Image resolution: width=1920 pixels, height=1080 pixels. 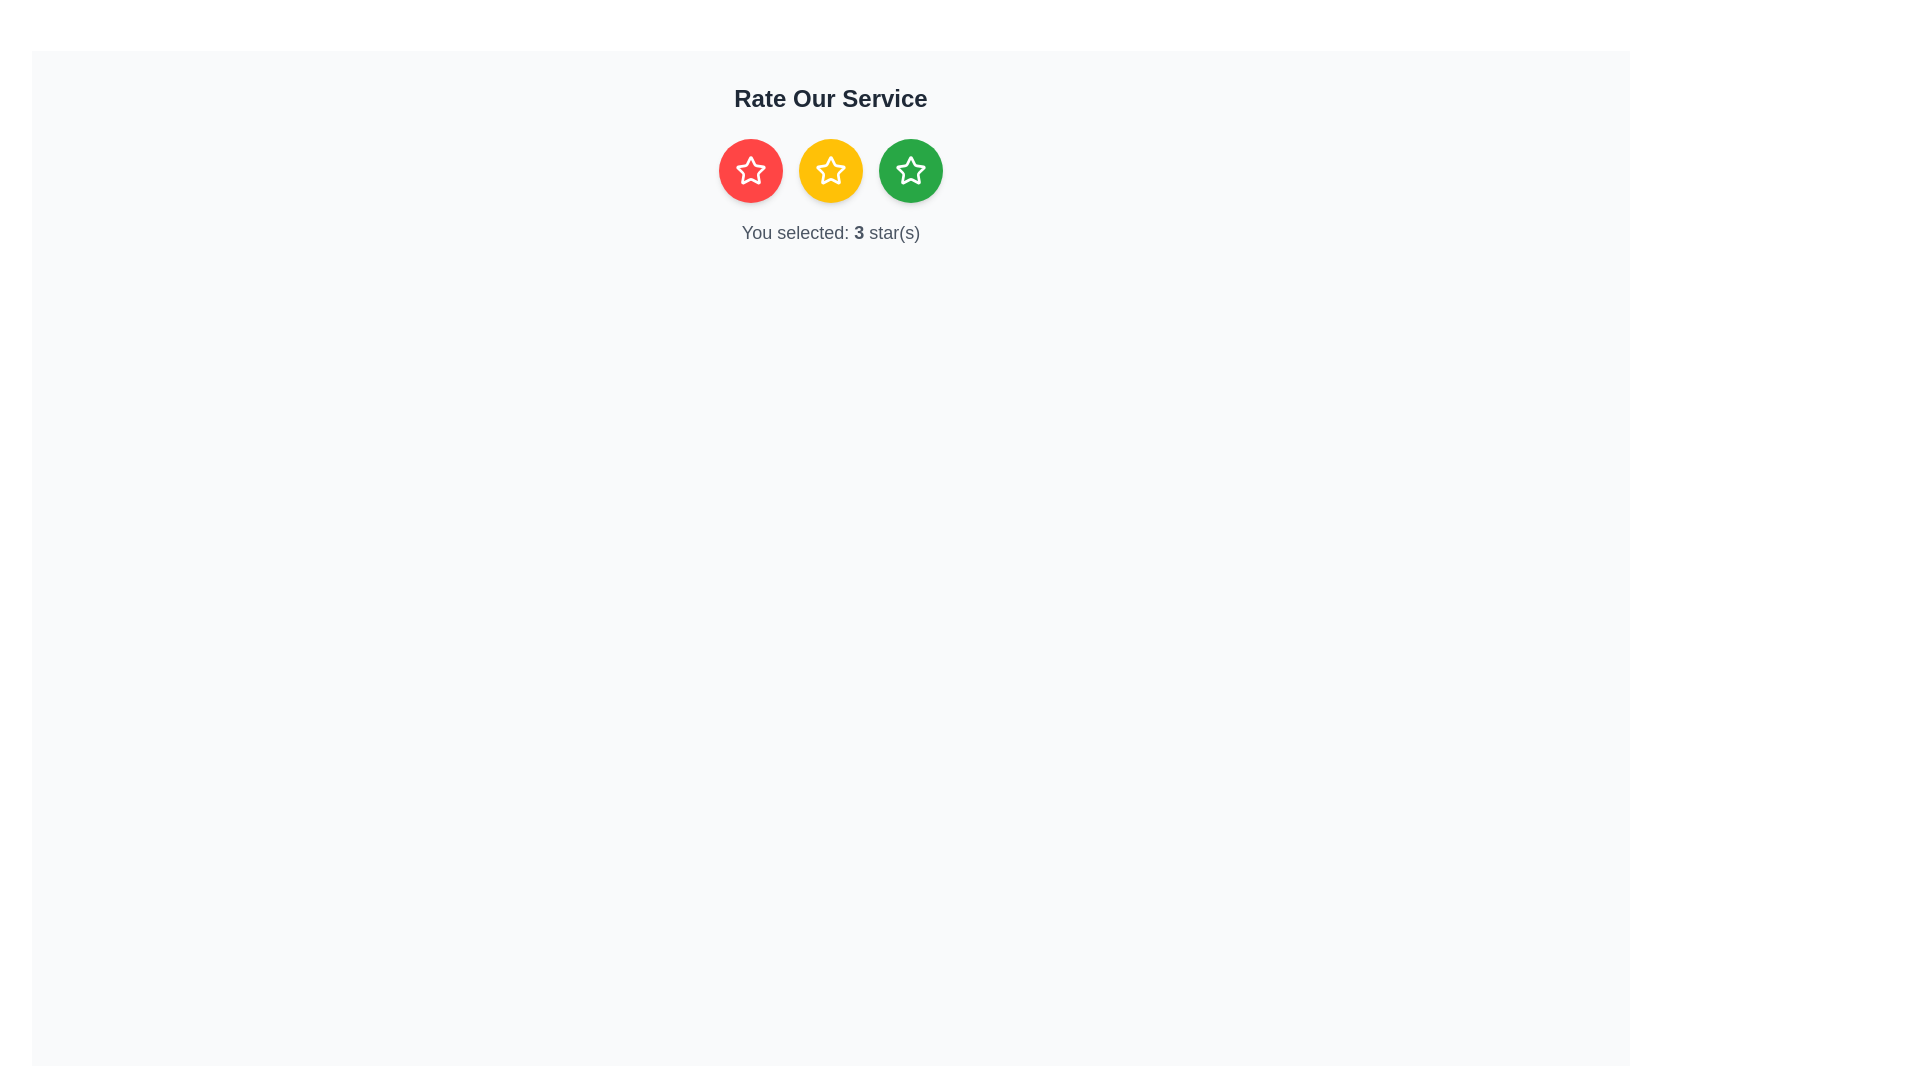 I want to click on the circular yellow button with a white star icon, so click(x=830, y=169).